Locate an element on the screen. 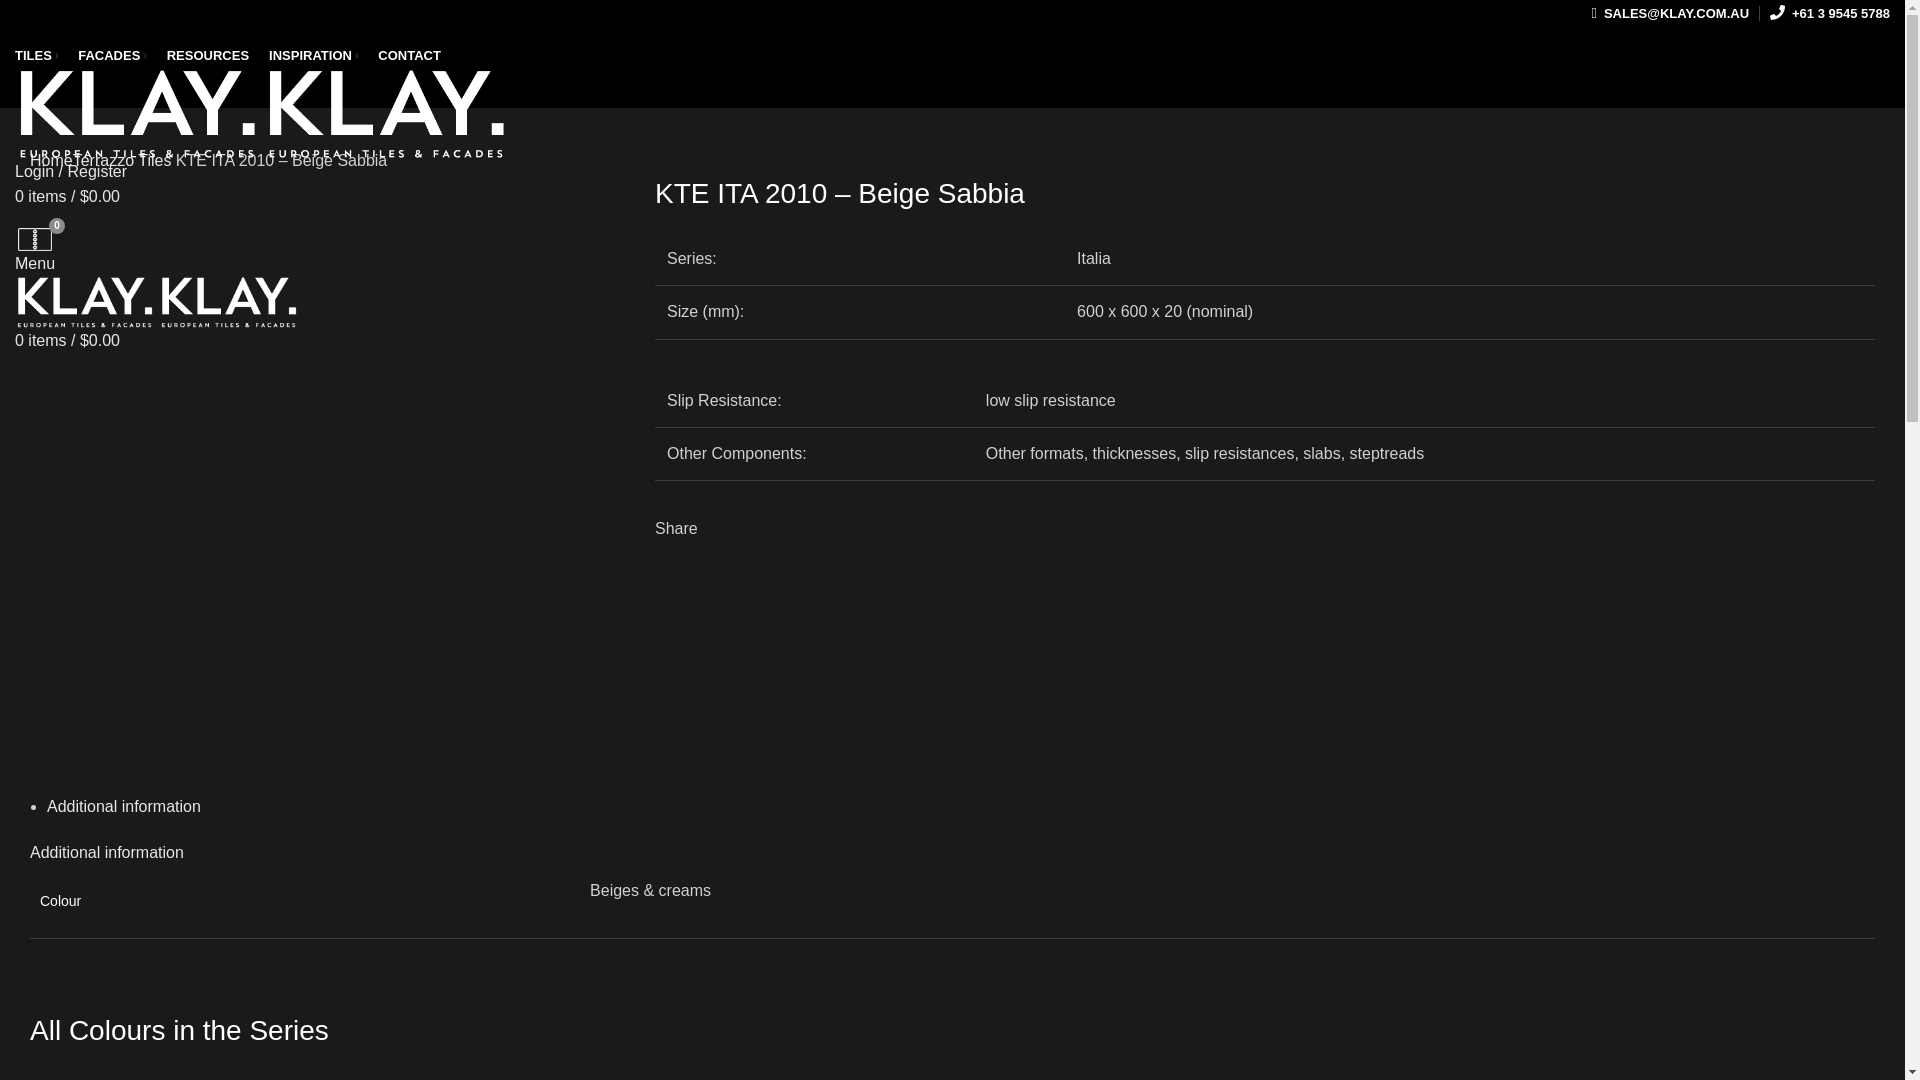 The width and height of the screenshot is (1920, 1080). '+61 3 9545 5788' is located at coordinates (1829, 14).